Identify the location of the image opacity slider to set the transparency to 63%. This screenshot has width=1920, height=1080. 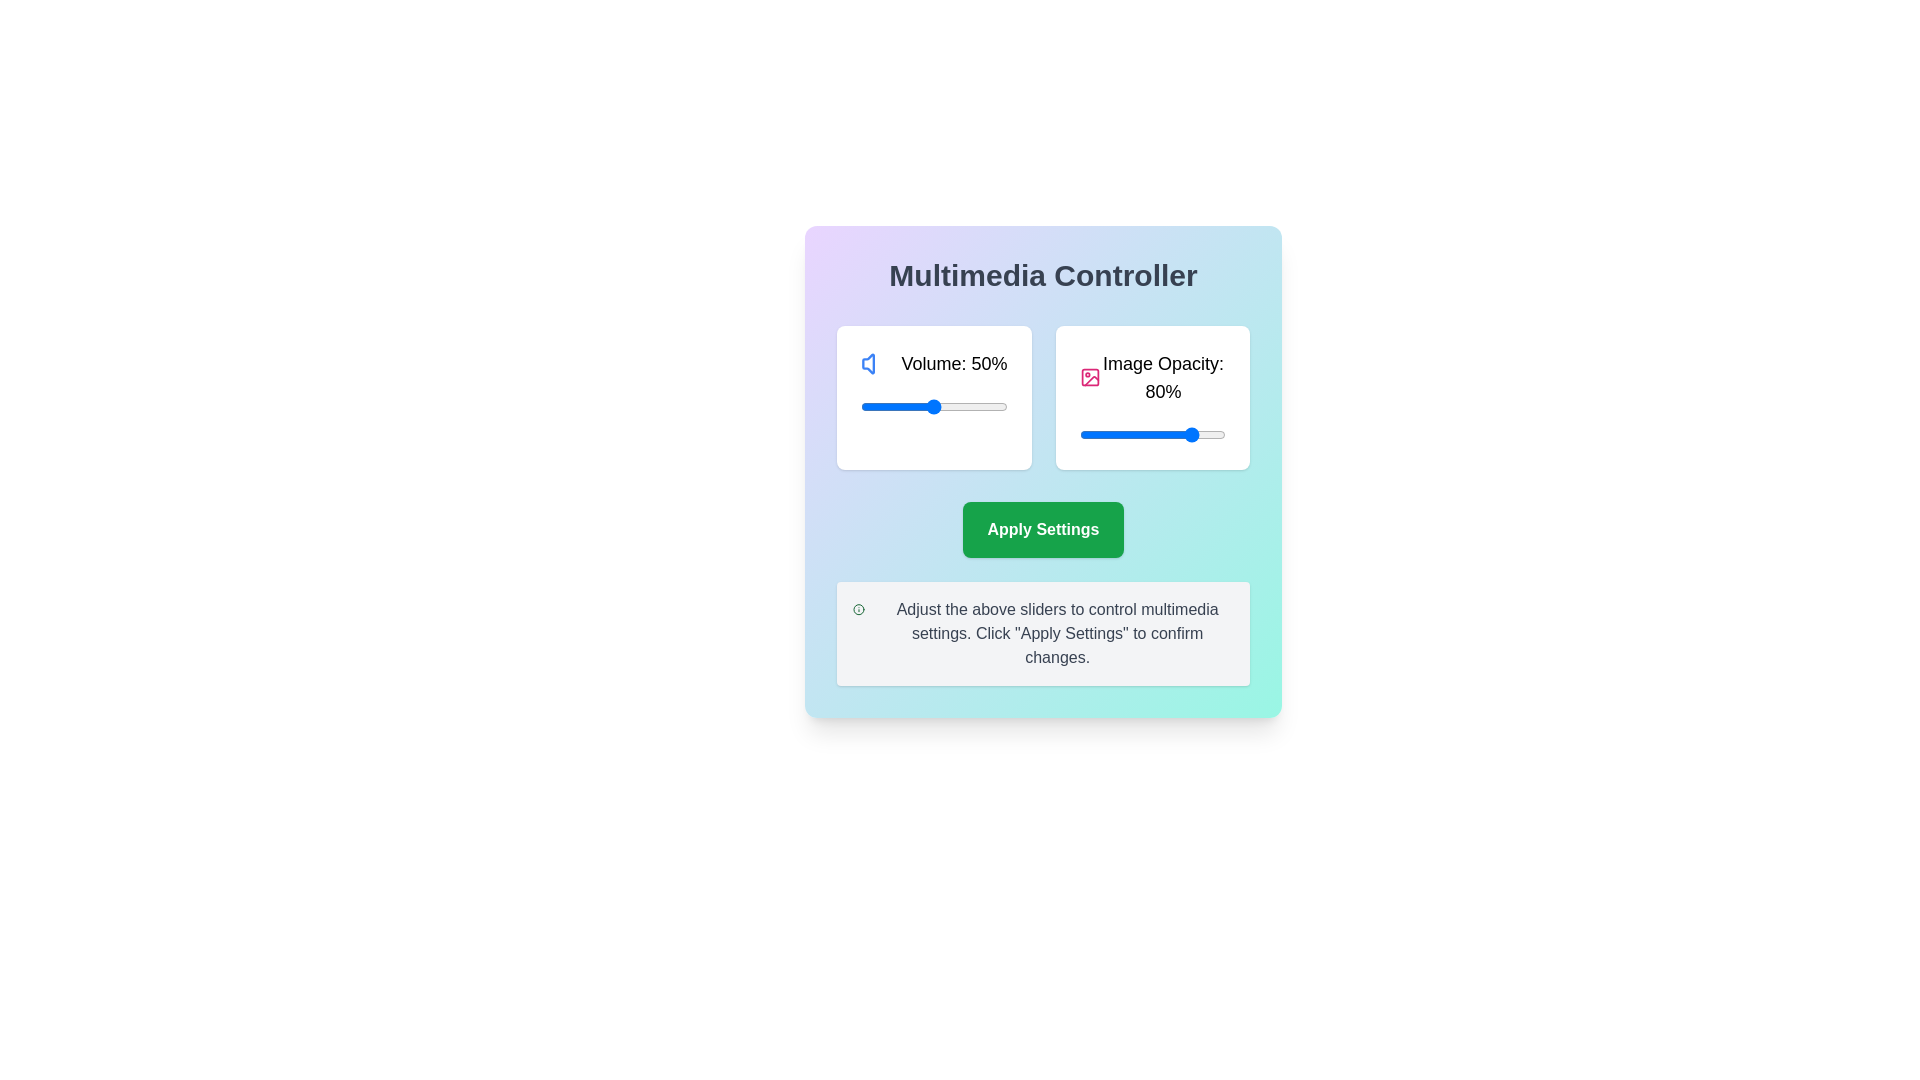
(1171, 434).